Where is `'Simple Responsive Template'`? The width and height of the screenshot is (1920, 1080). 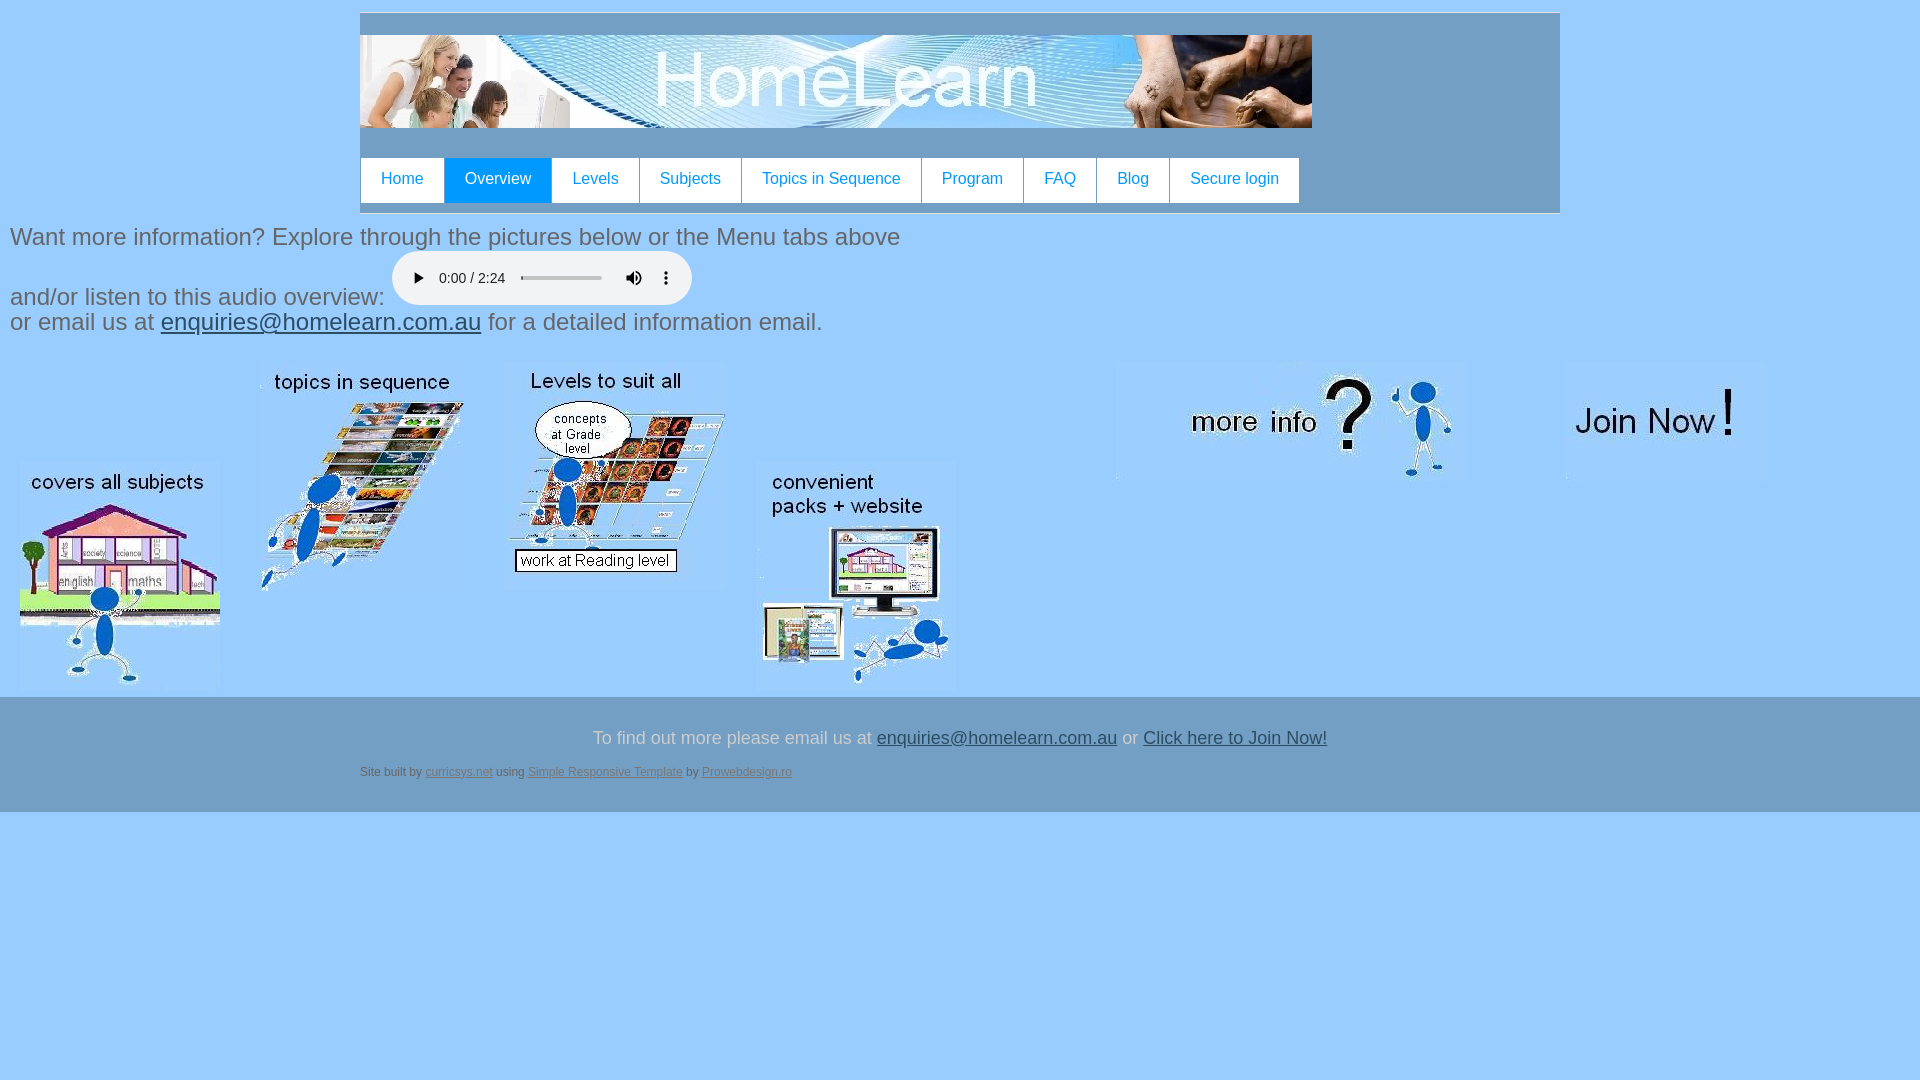 'Simple Responsive Template' is located at coordinates (528, 770).